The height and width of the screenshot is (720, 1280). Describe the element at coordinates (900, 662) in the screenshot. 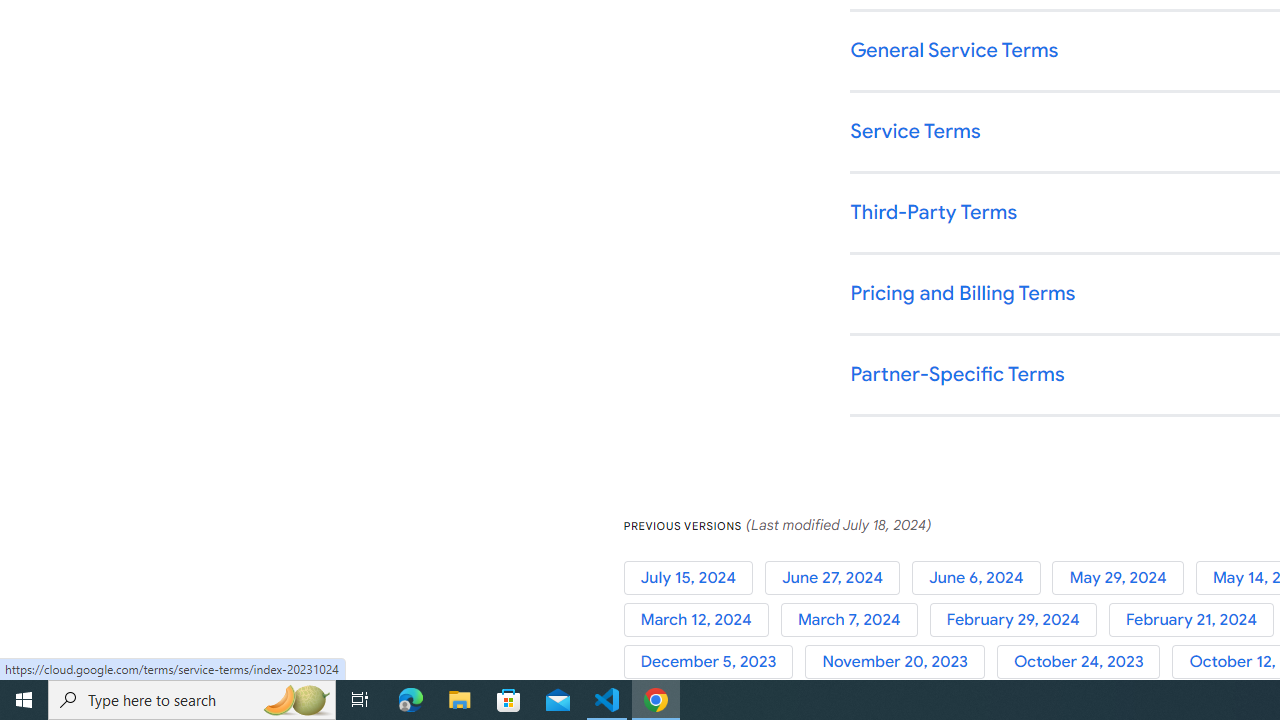

I see `'November 20, 2023'` at that location.